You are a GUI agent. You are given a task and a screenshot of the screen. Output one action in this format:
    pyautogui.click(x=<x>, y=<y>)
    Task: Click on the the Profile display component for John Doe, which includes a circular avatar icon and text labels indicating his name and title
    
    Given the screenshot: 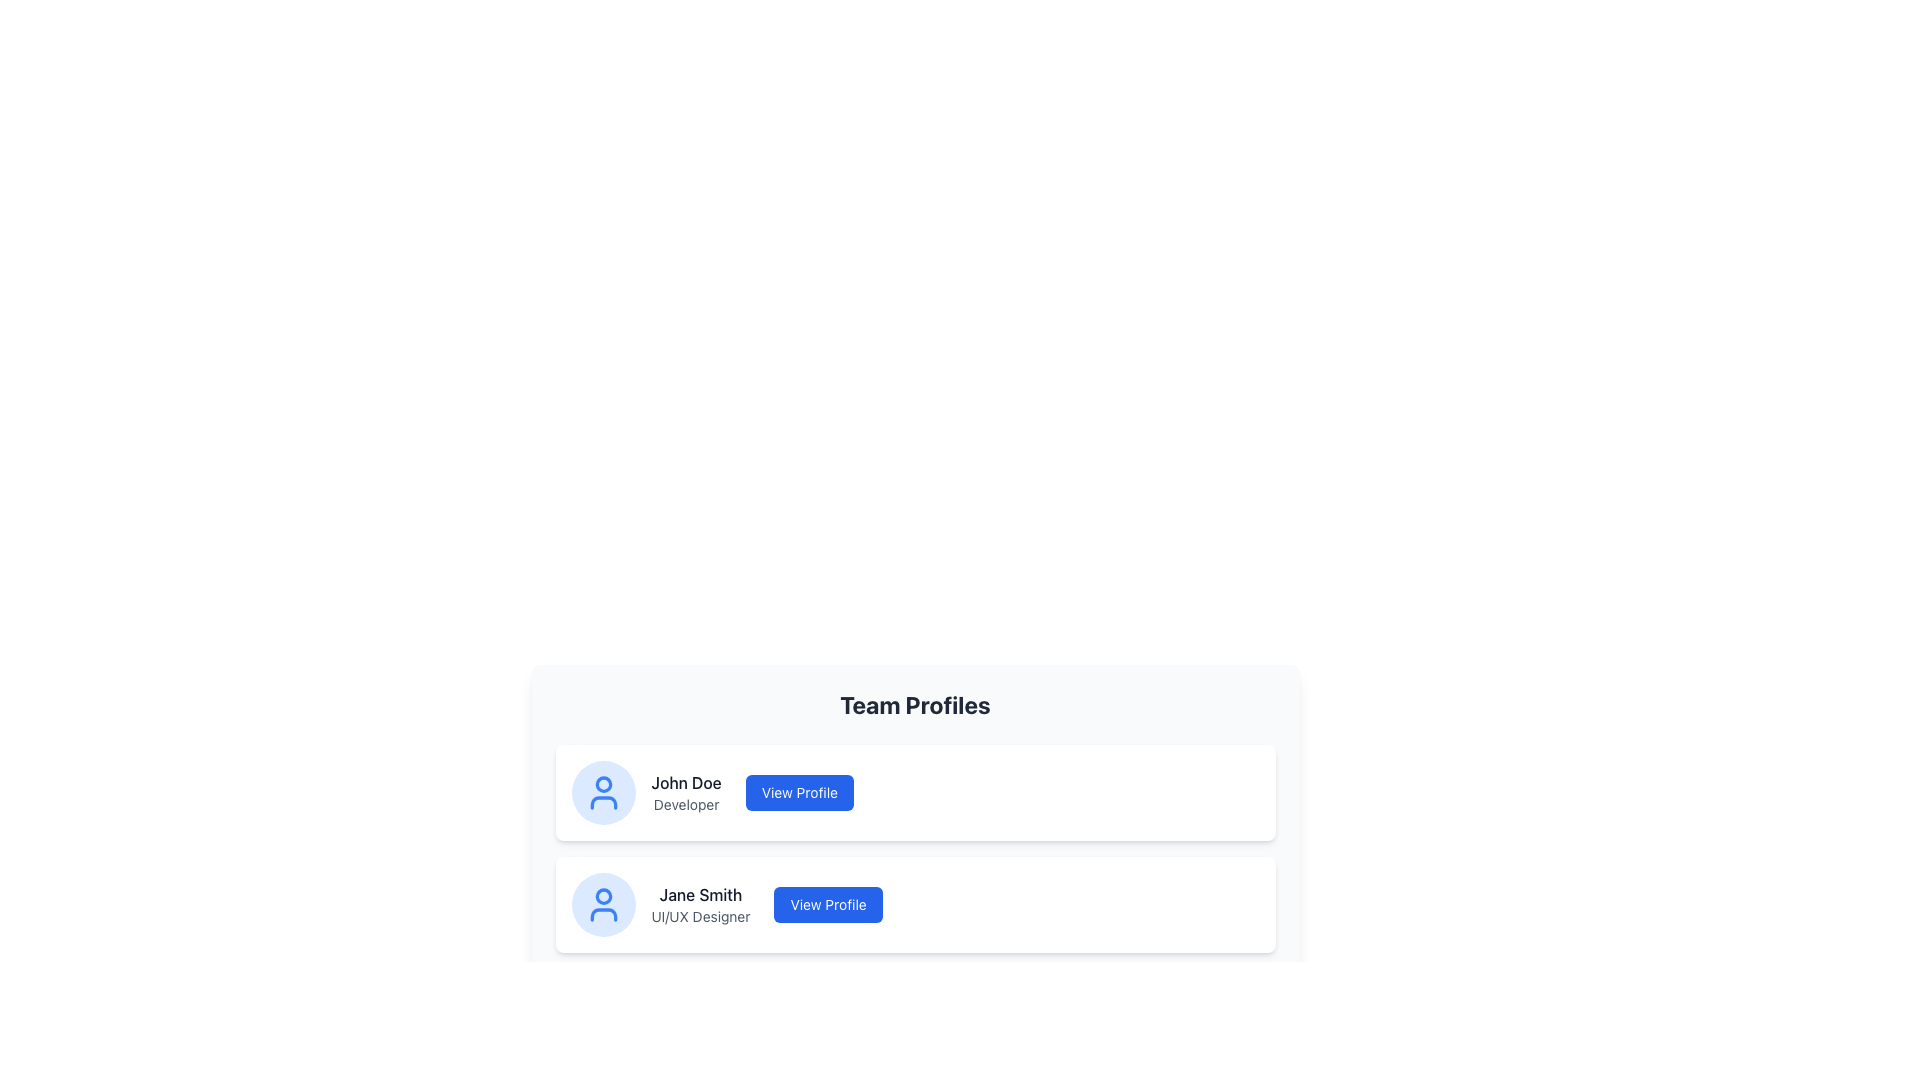 What is the action you would take?
    pyautogui.click(x=646, y=792)
    